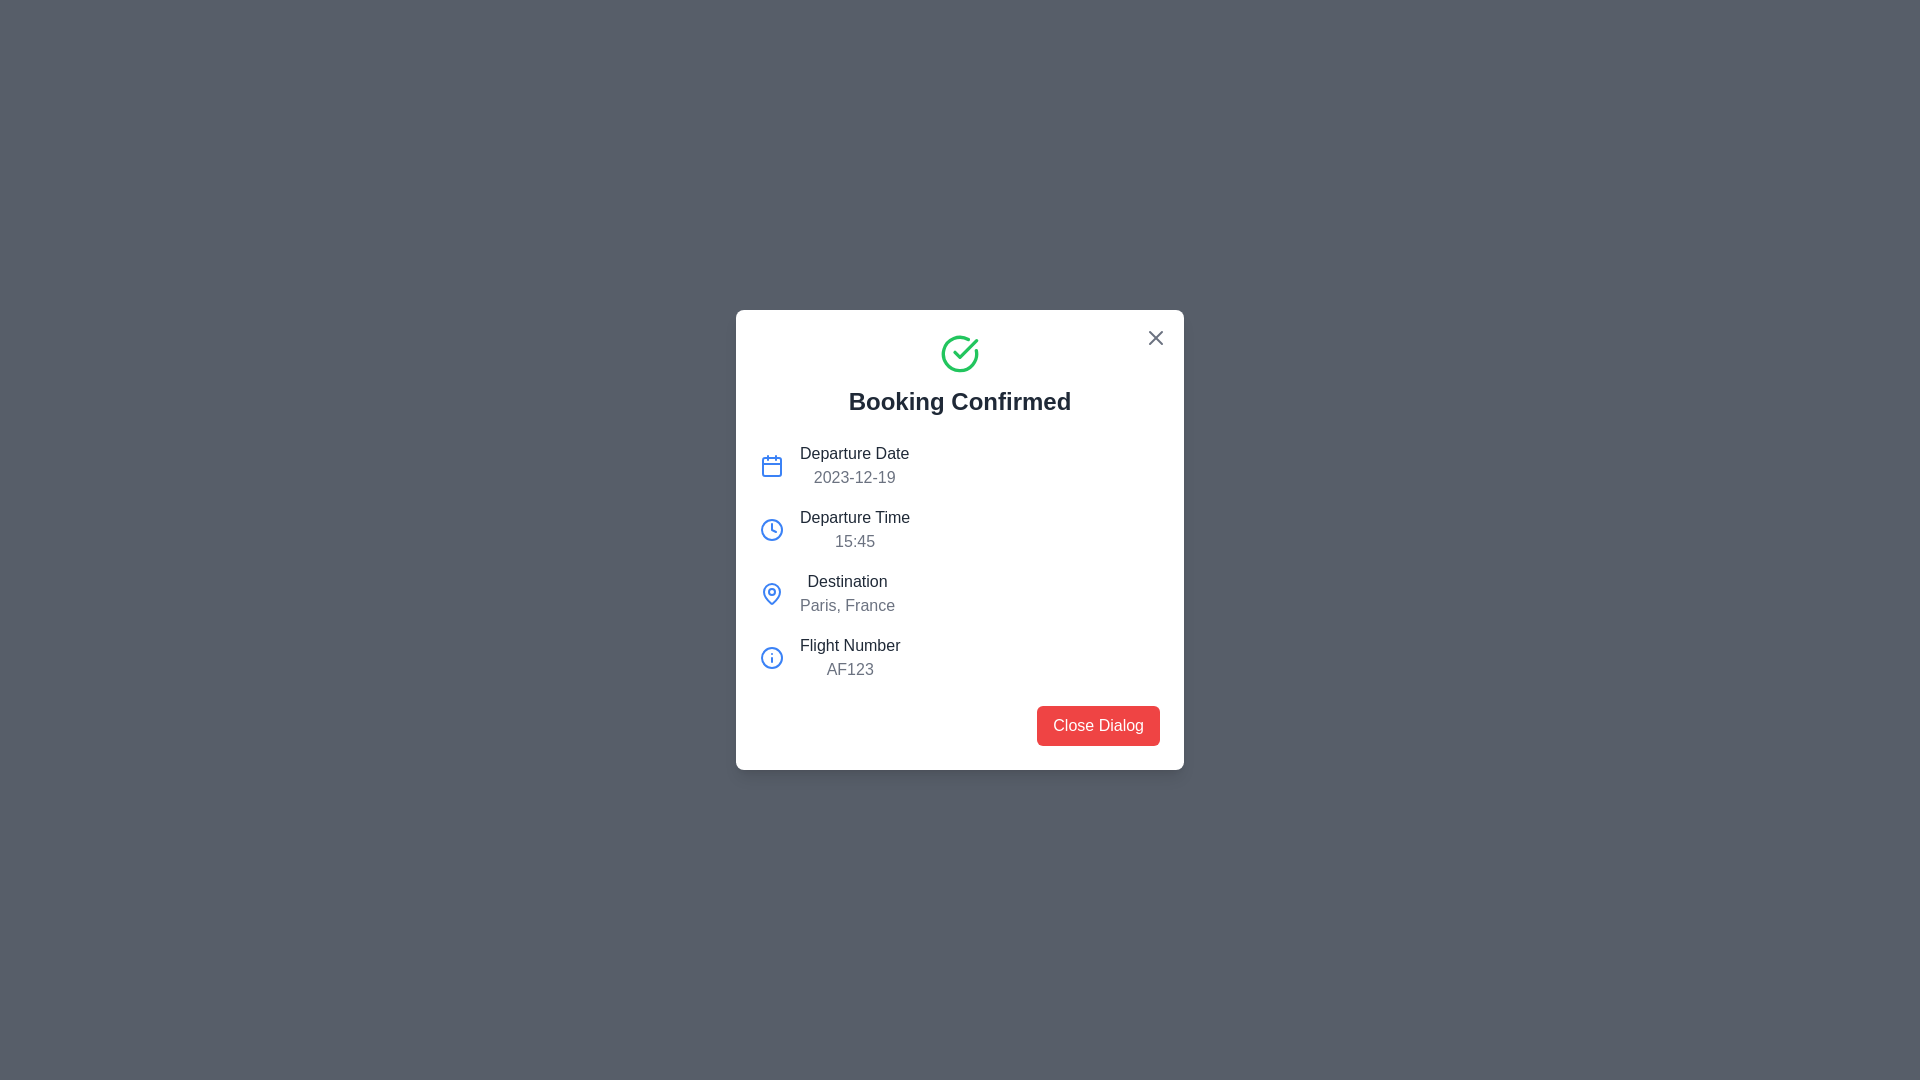 This screenshot has height=1080, width=1920. I want to click on the text header displaying 'Booking Confirmed', which is prominently styled in dark gray and centrally aligned within a white box in the modal dialog, so click(960, 401).